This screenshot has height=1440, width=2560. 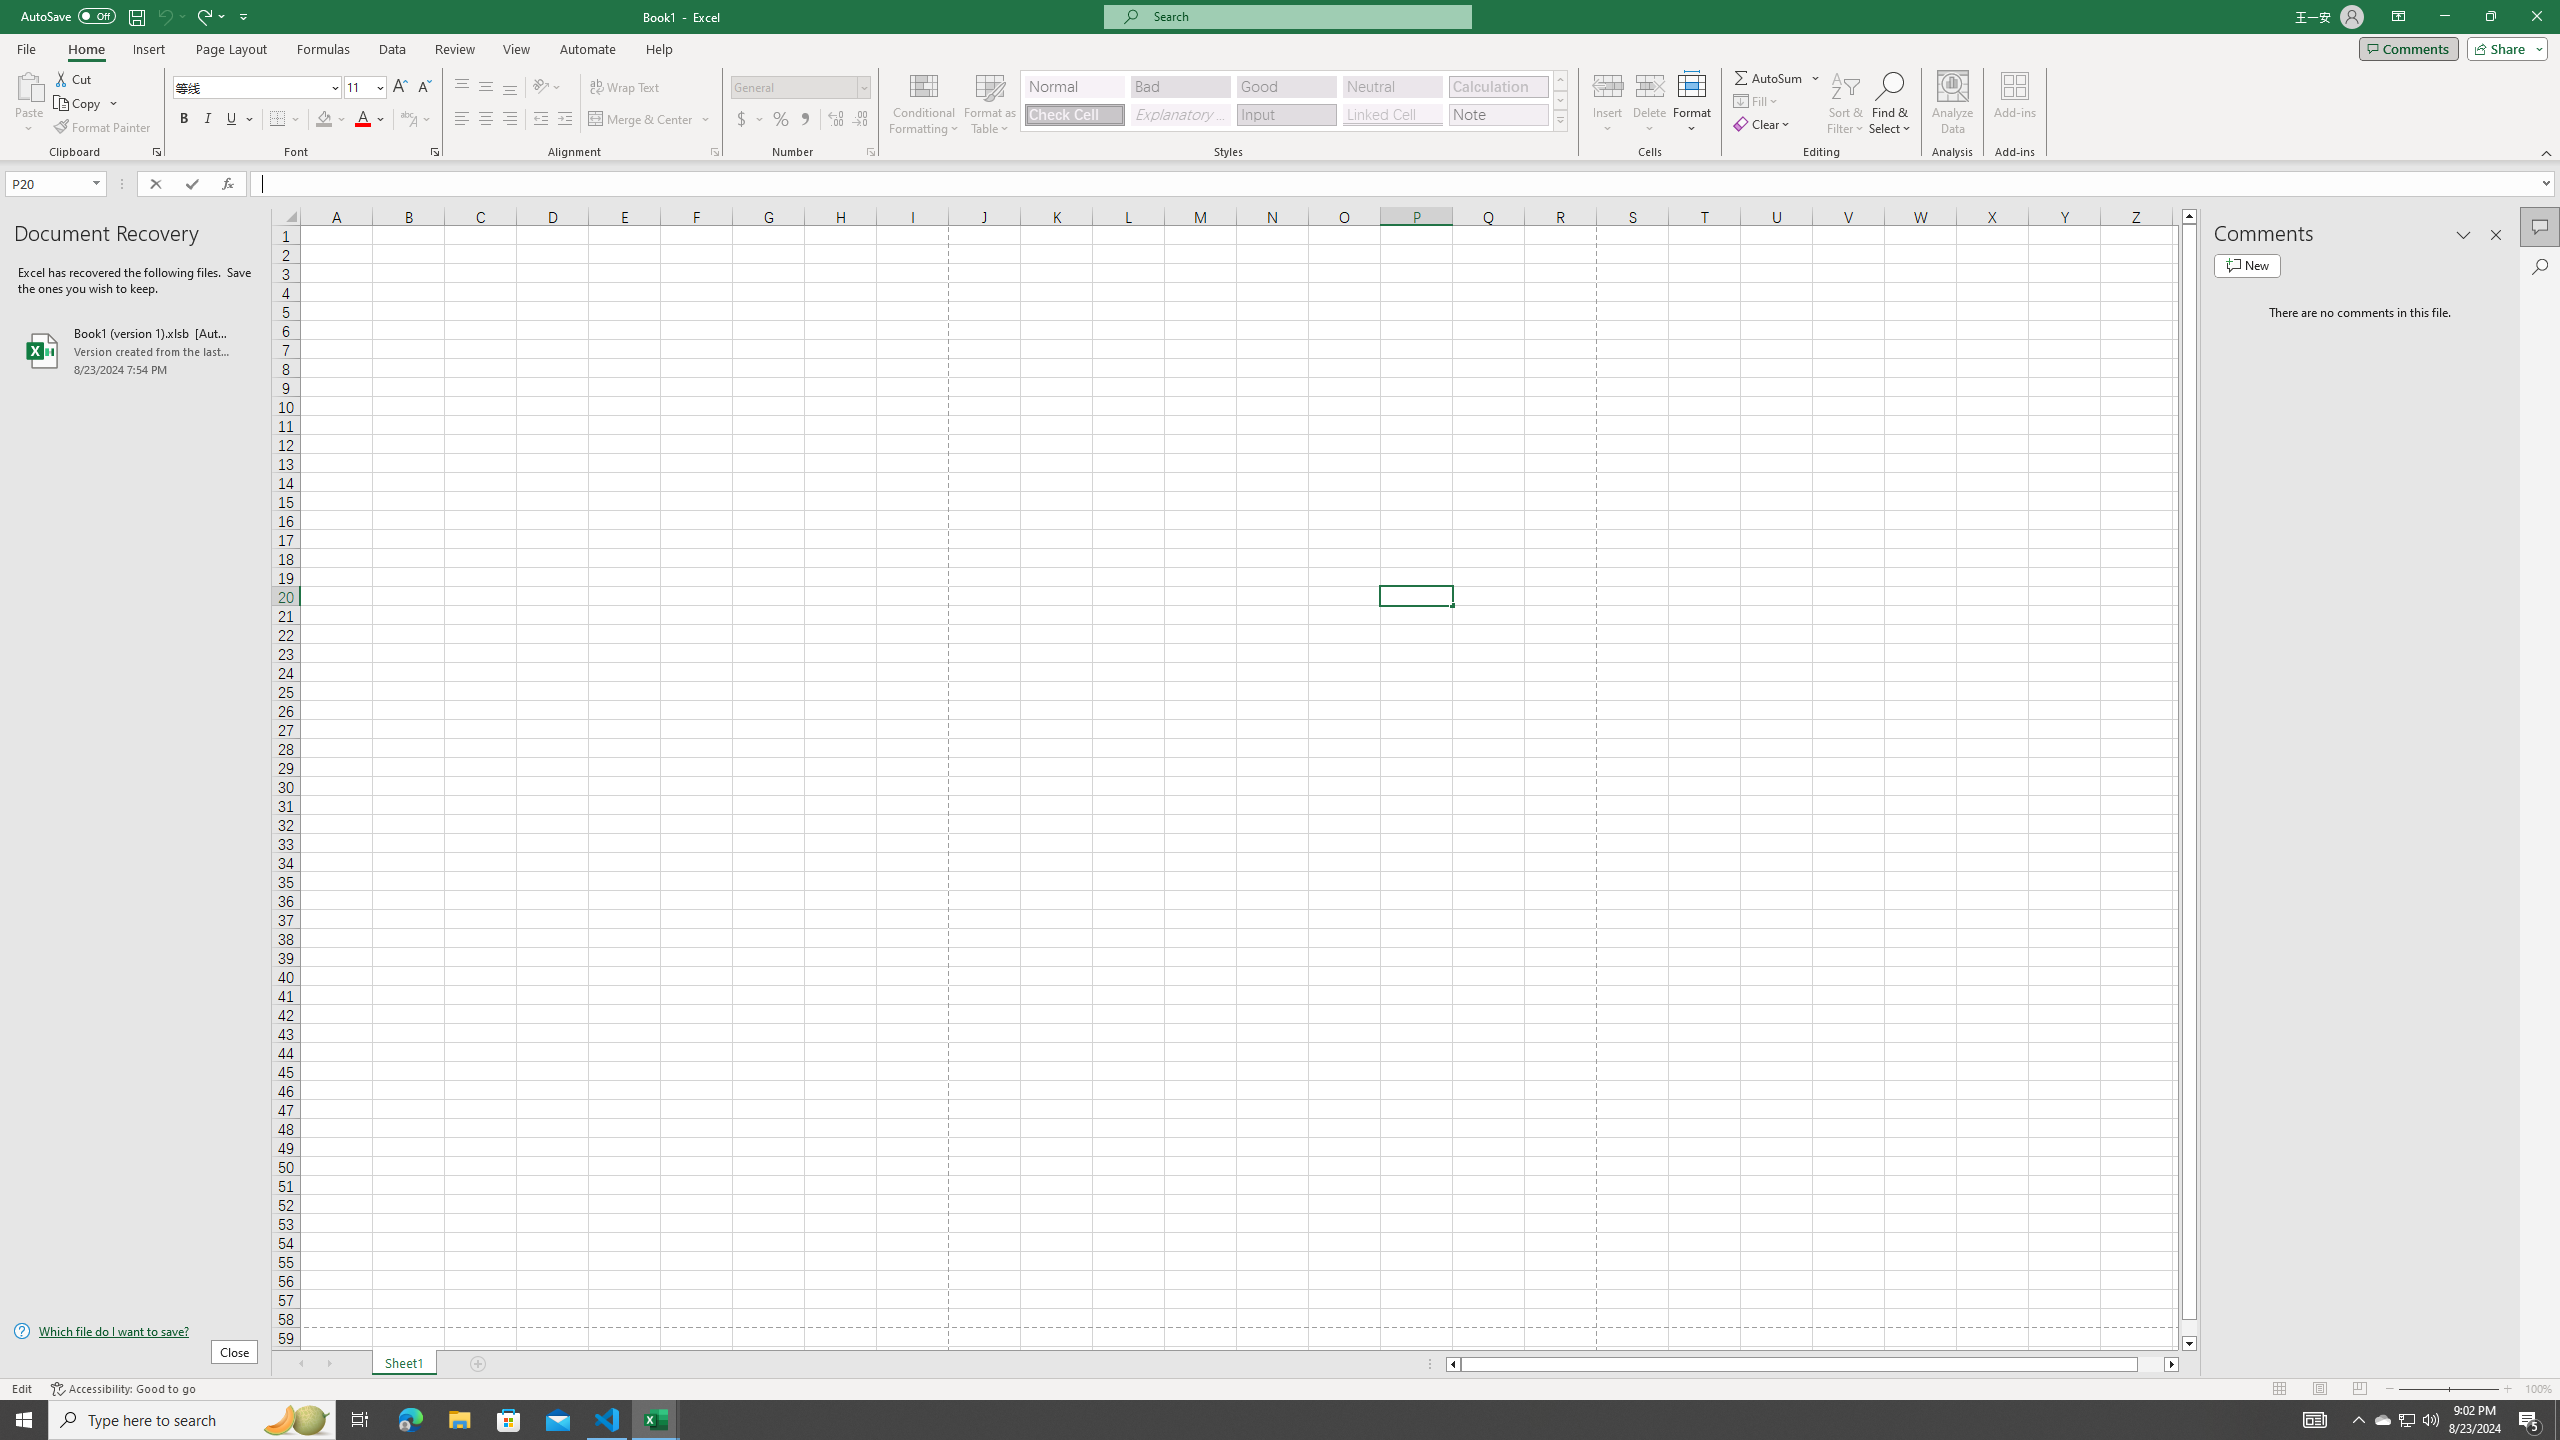 What do you see at coordinates (423, 87) in the screenshot?
I see `'Decrease Font Size'` at bounding box center [423, 87].